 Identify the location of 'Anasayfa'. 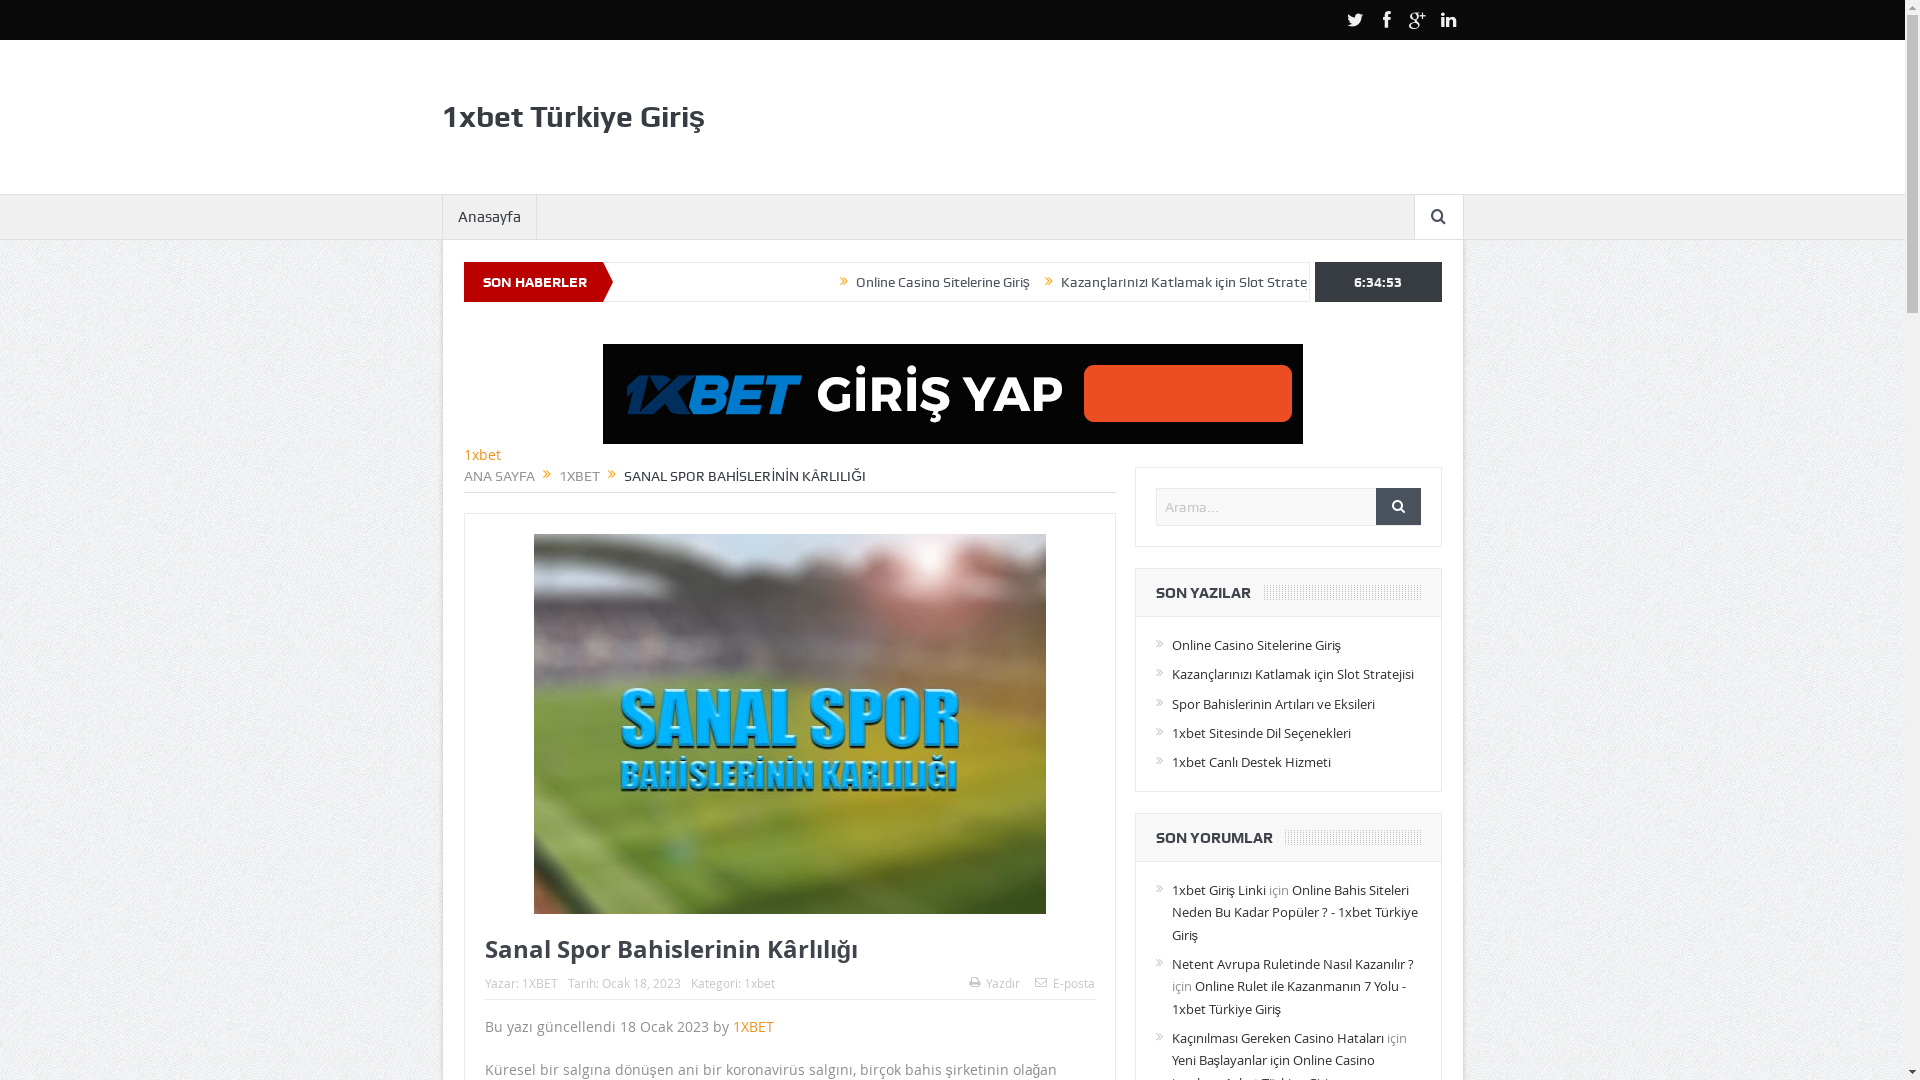
(488, 216).